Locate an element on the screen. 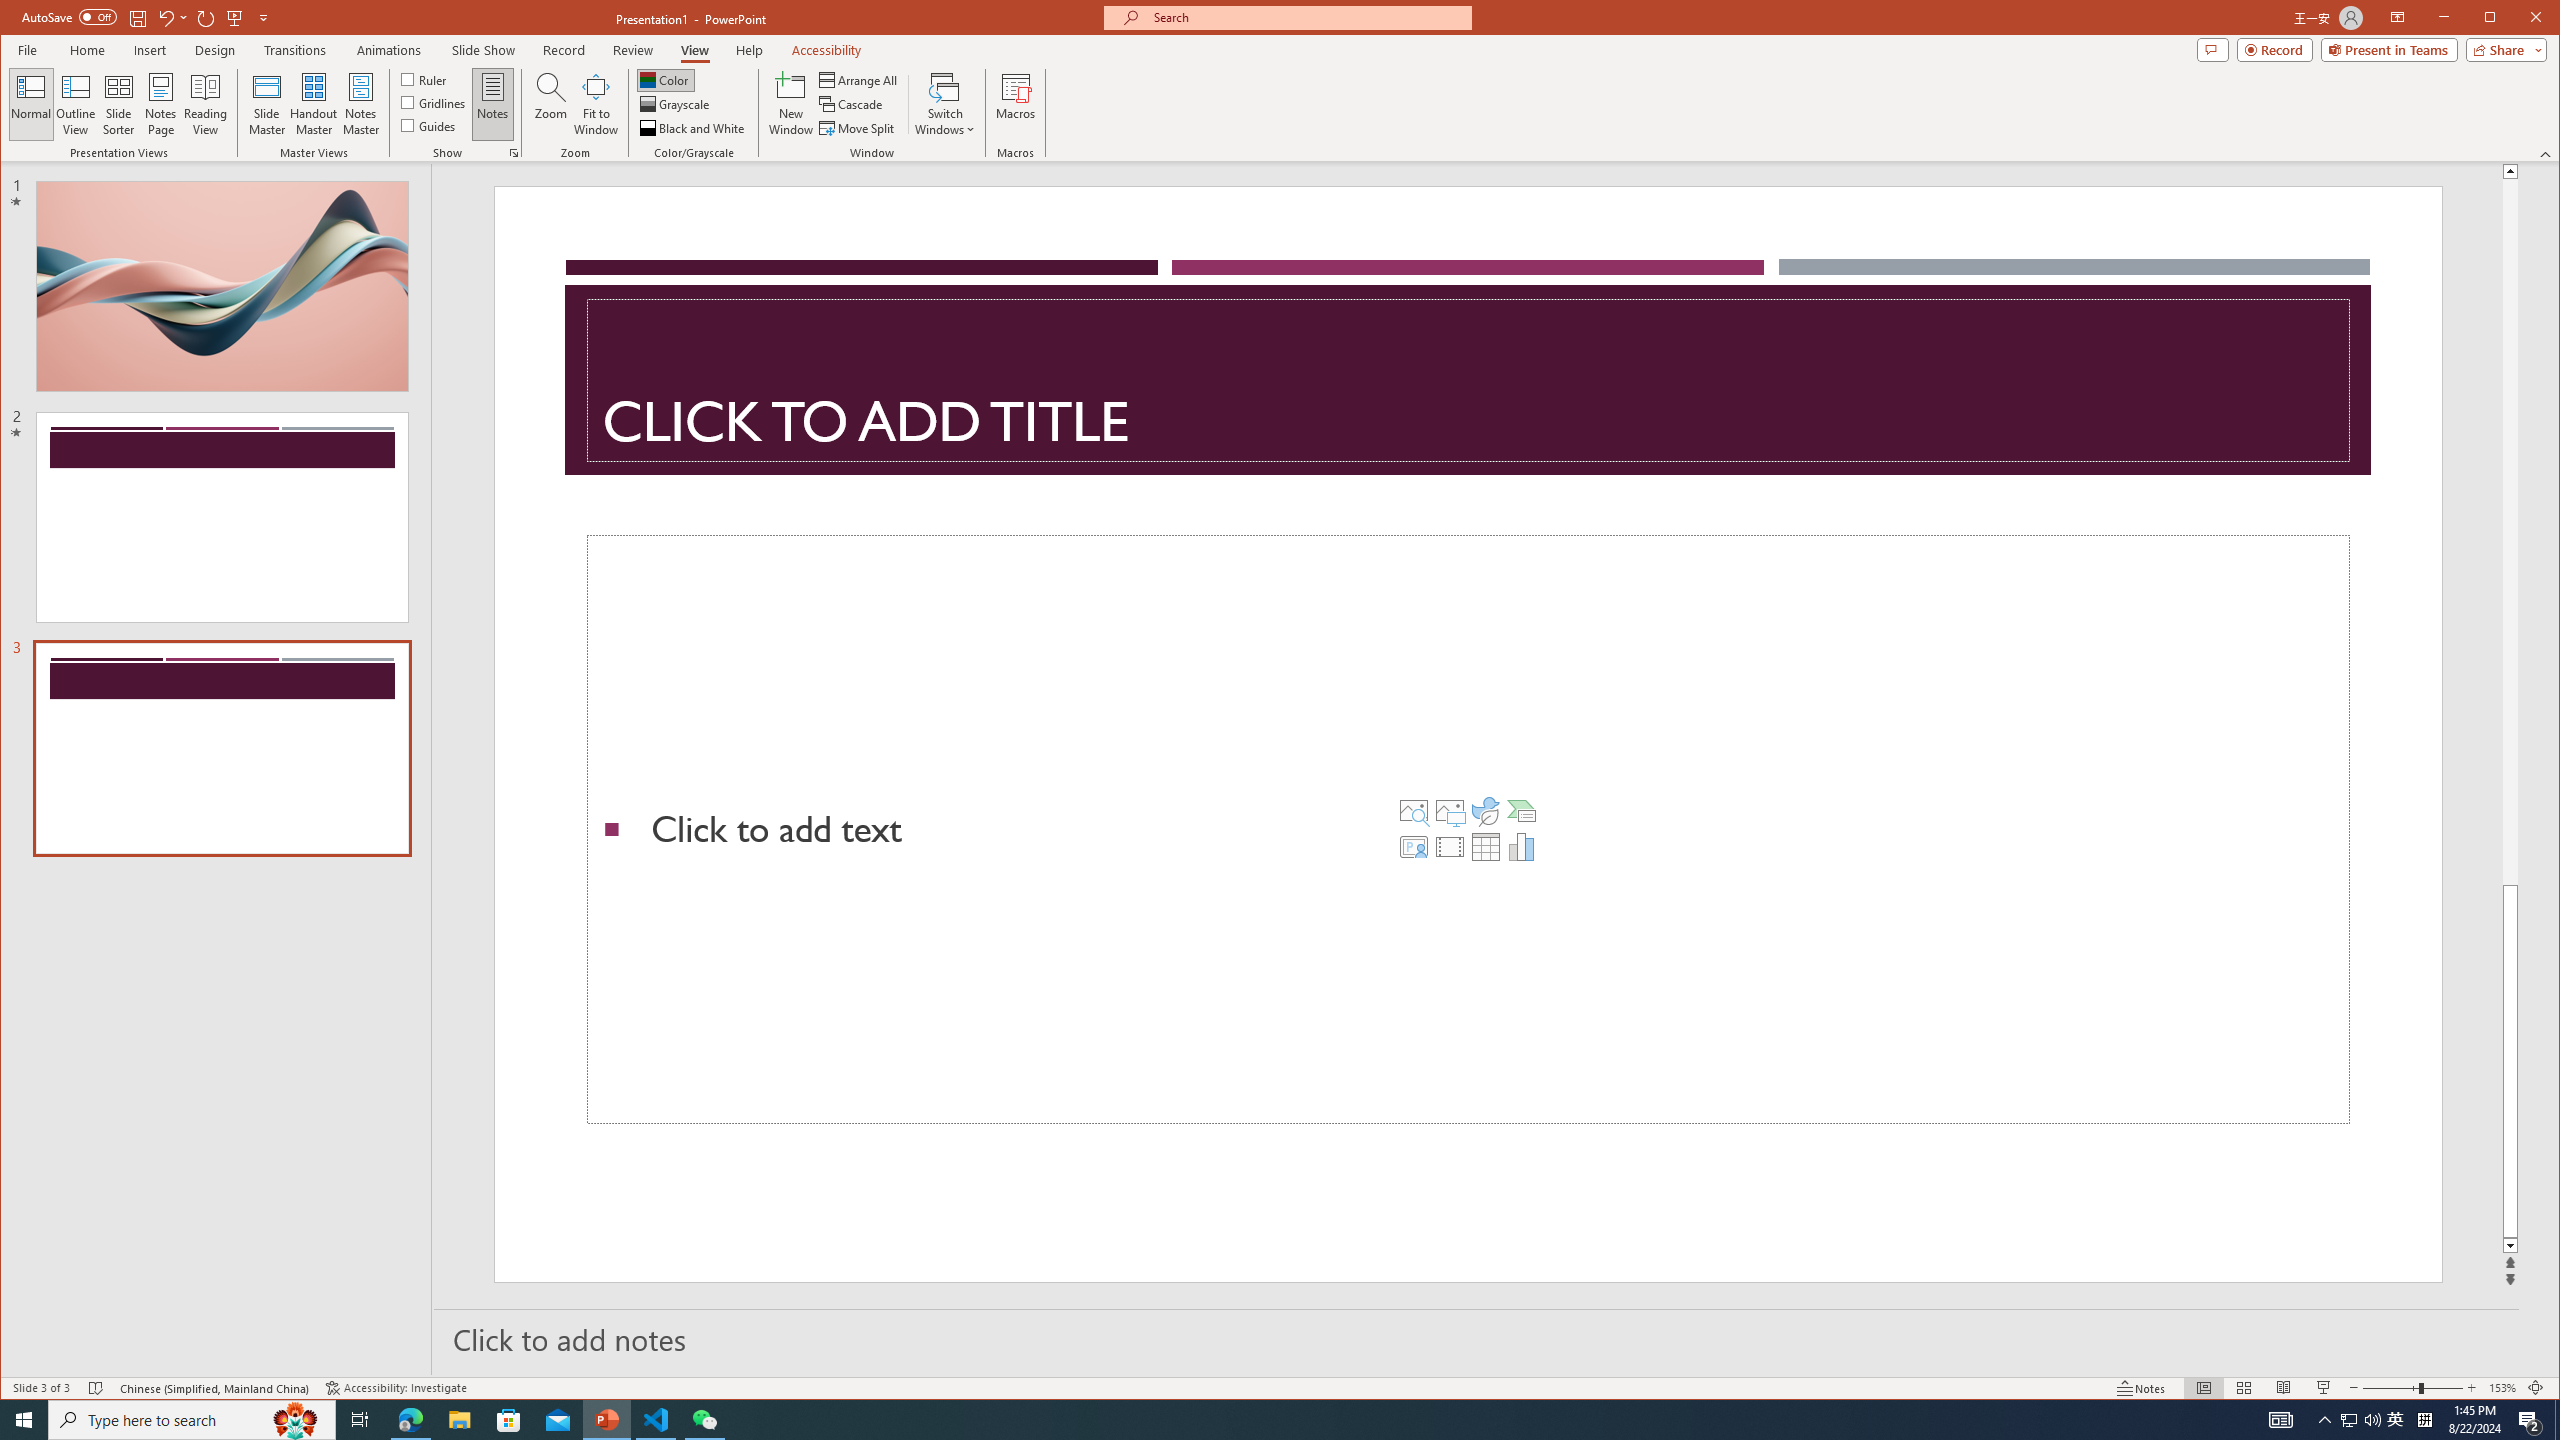  'Ruler' is located at coordinates (423, 78).